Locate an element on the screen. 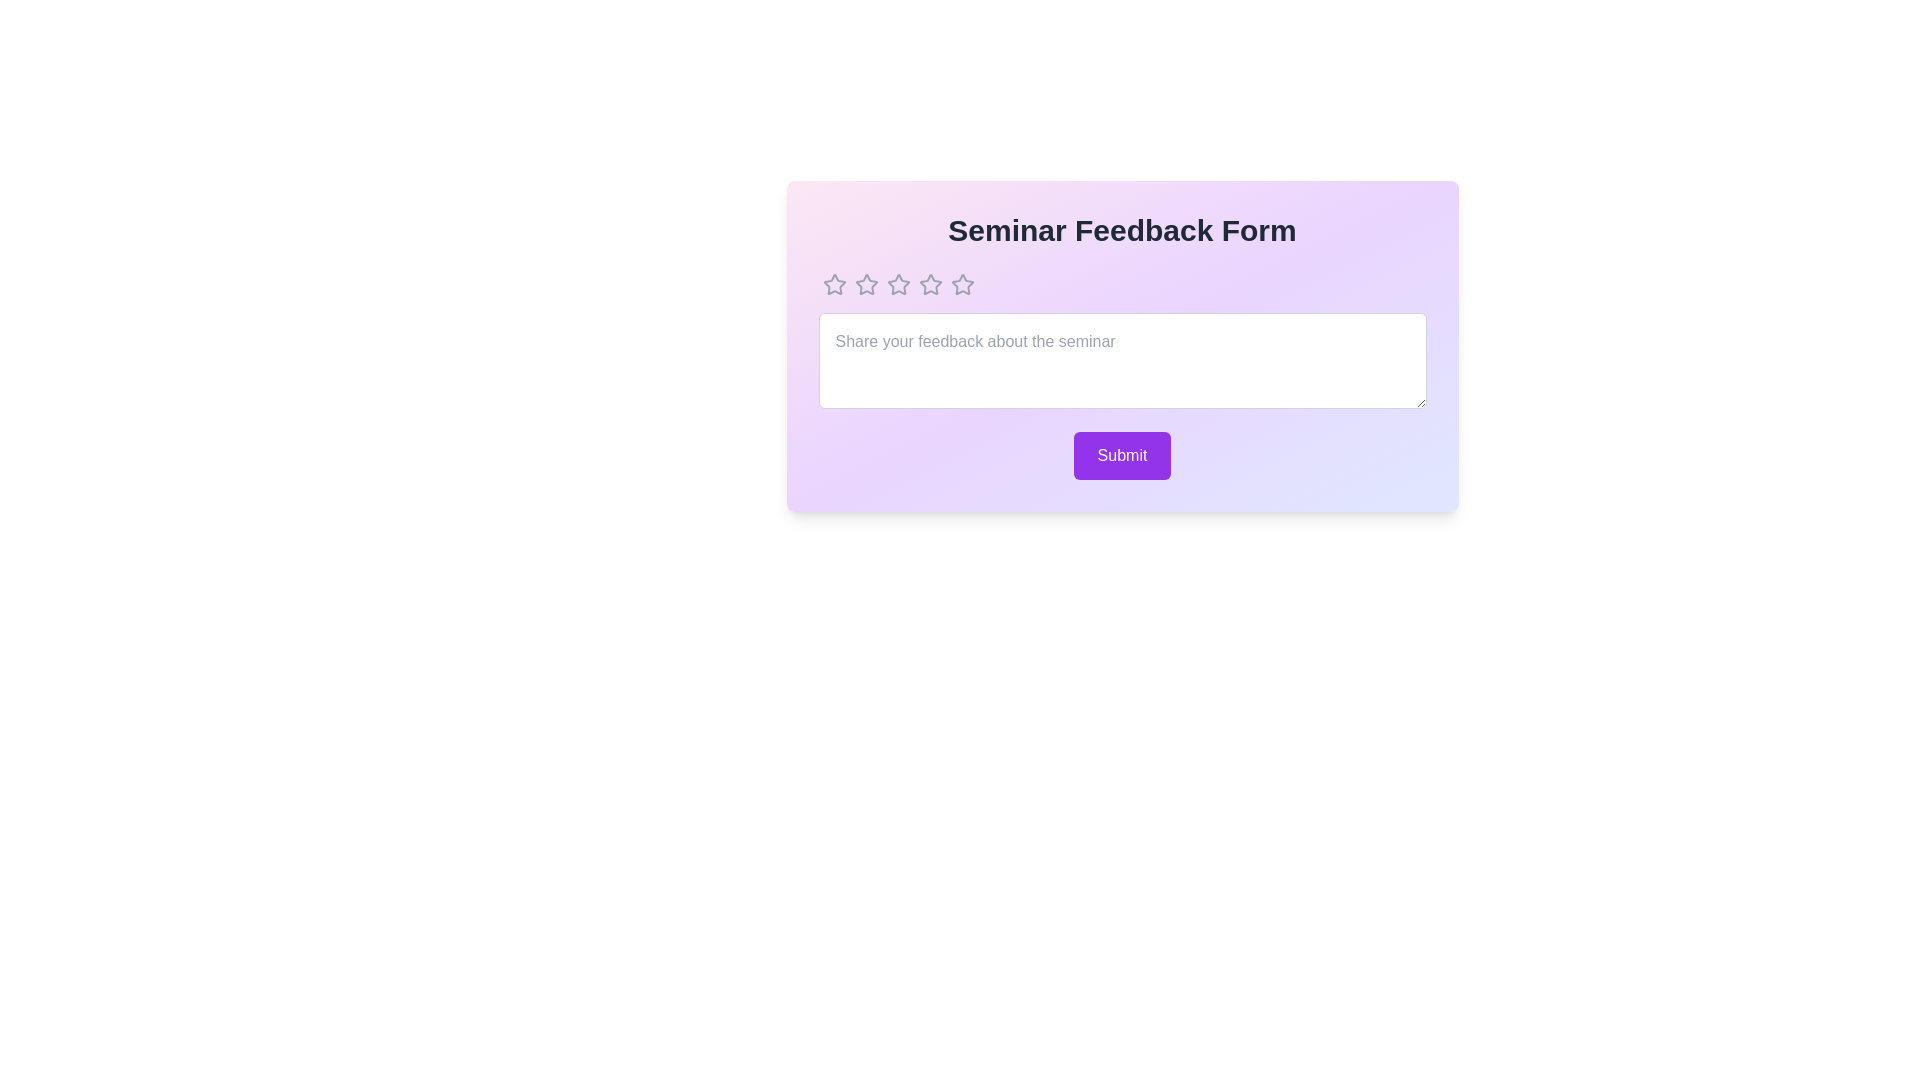  the star to set the rating to 5 stars is located at coordinates (962, 285).